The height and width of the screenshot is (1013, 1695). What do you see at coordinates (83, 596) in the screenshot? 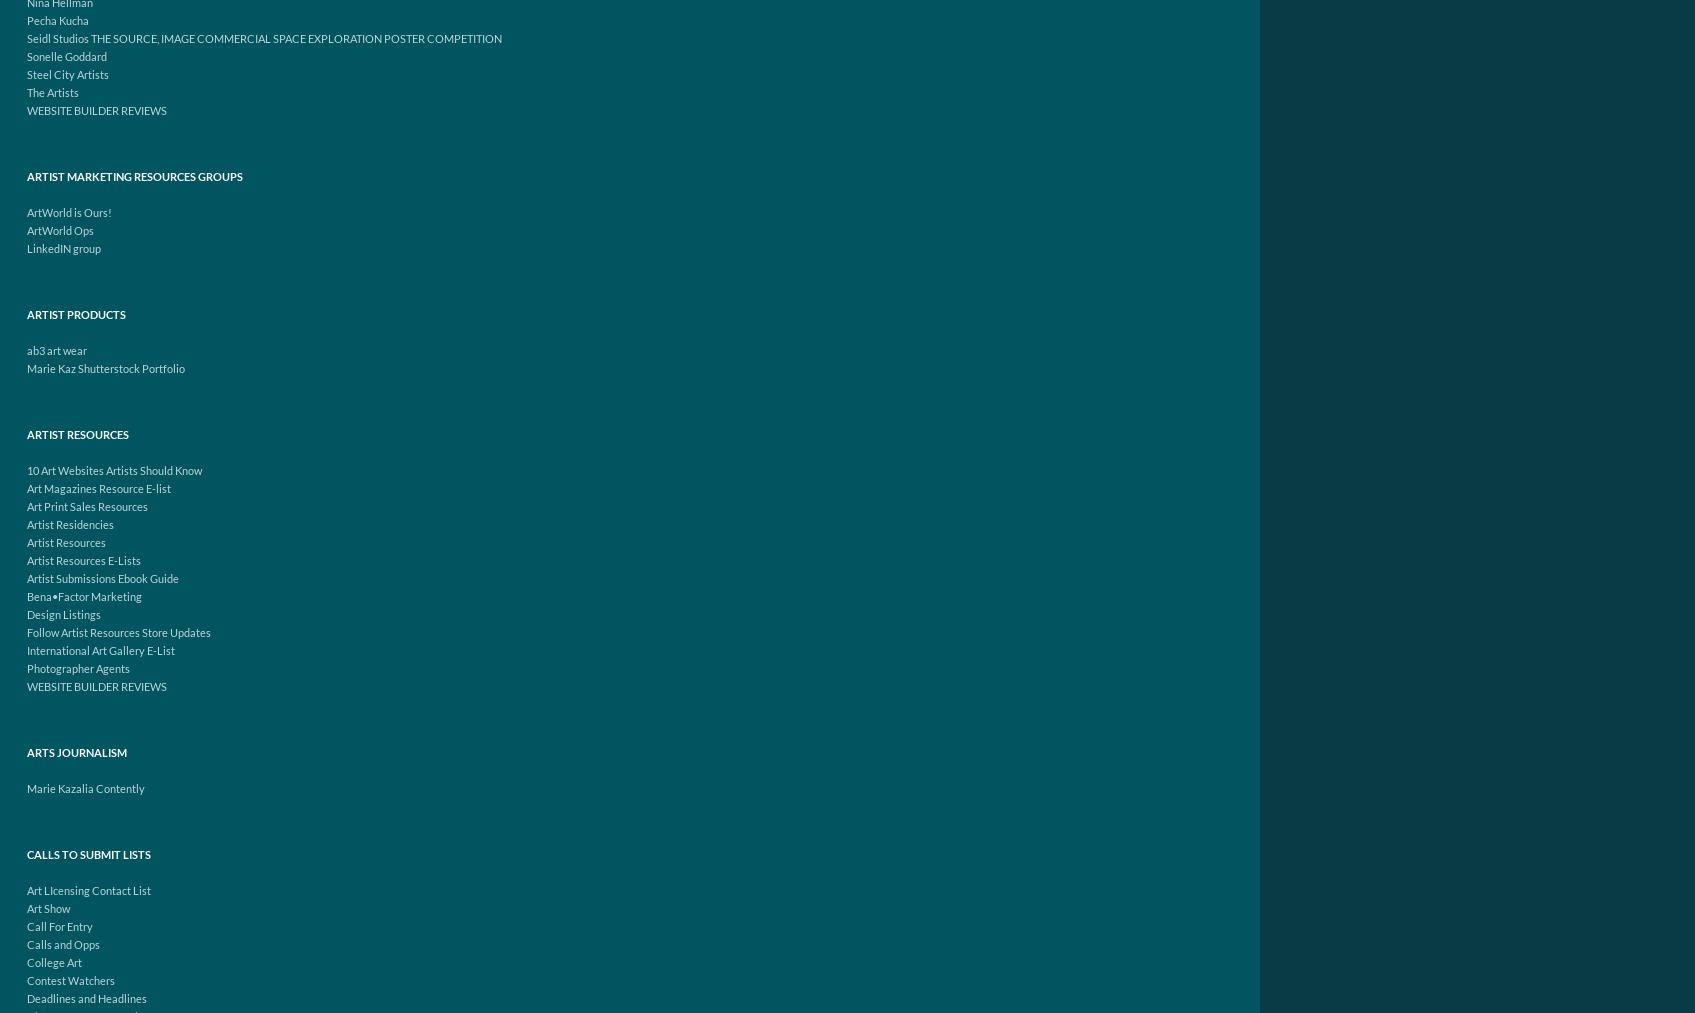
I see `'Bena•Factor Marketing'` at bounding box center [83, 596].